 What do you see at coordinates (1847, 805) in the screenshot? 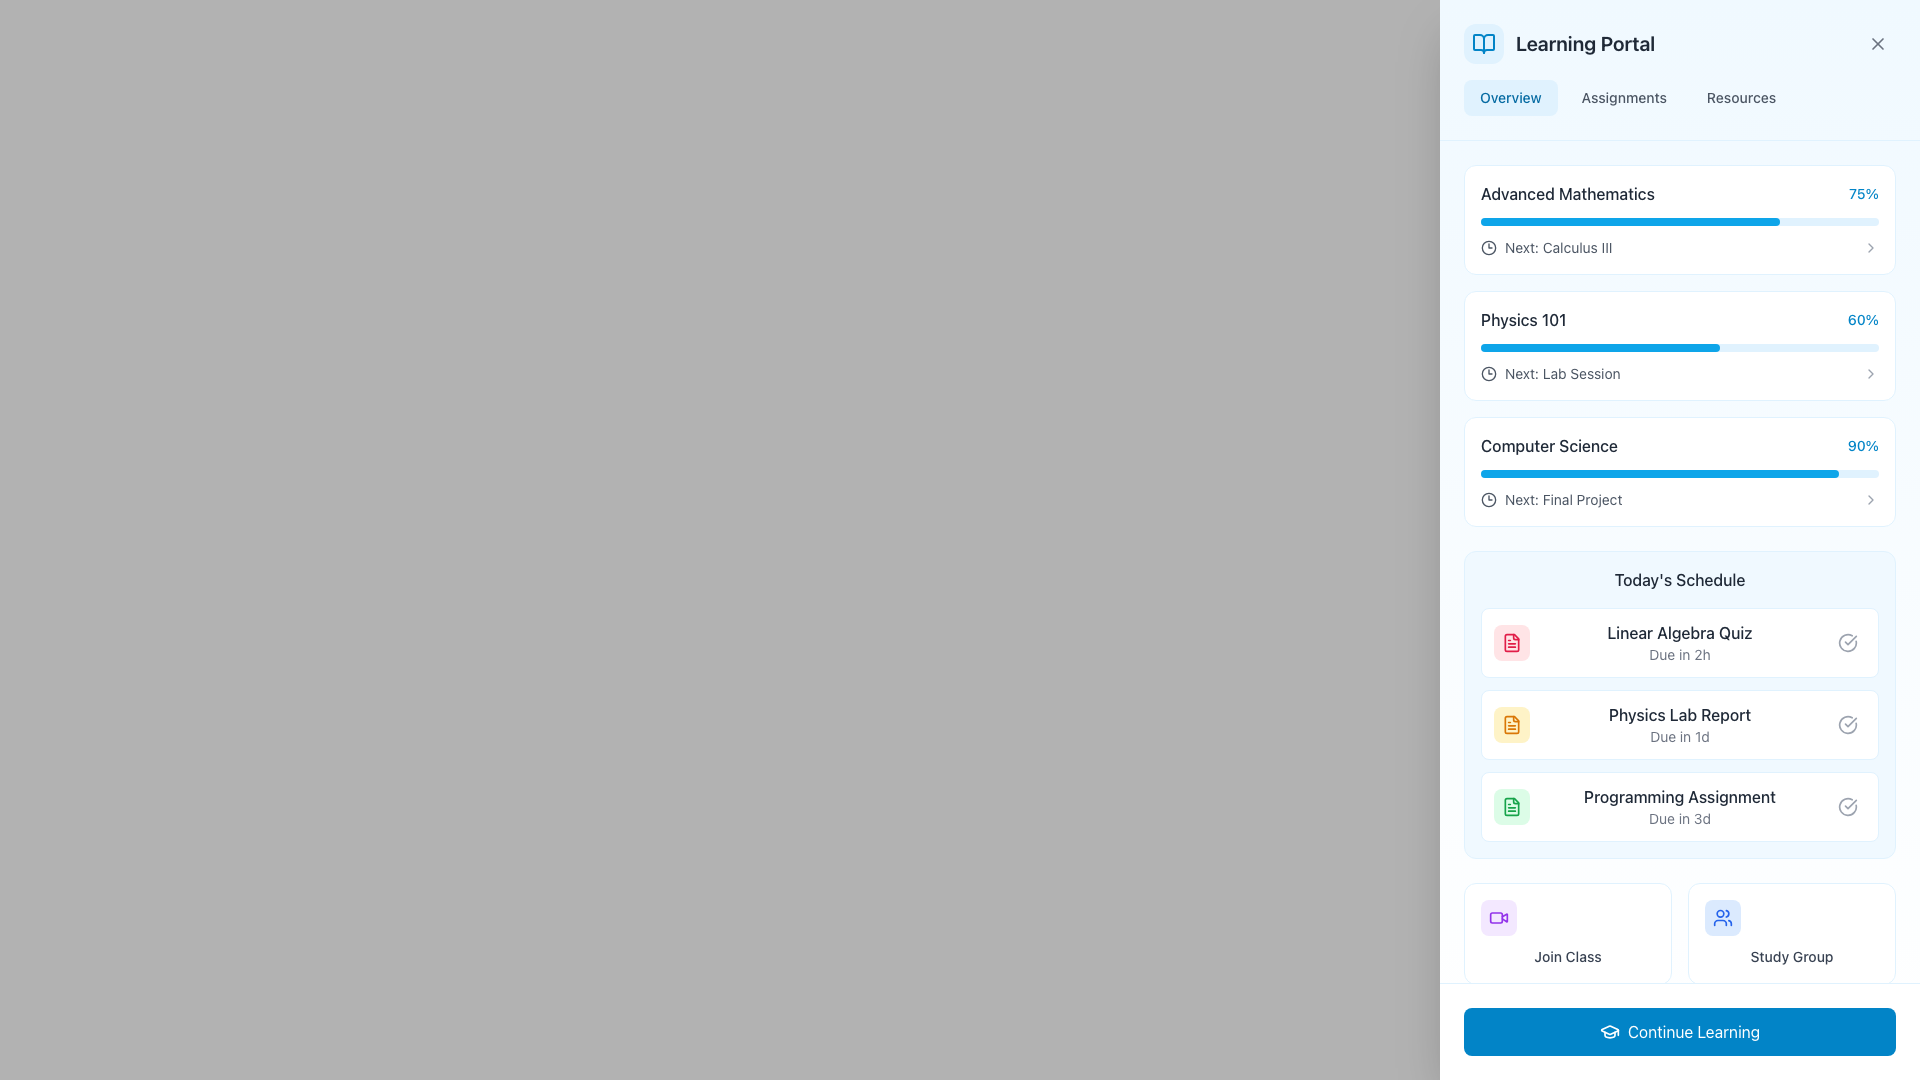
I see `the button in the bottom right corner of the 'Programming Assignment' card to mark the assignment as completed` at bounding box center [1847, 805].